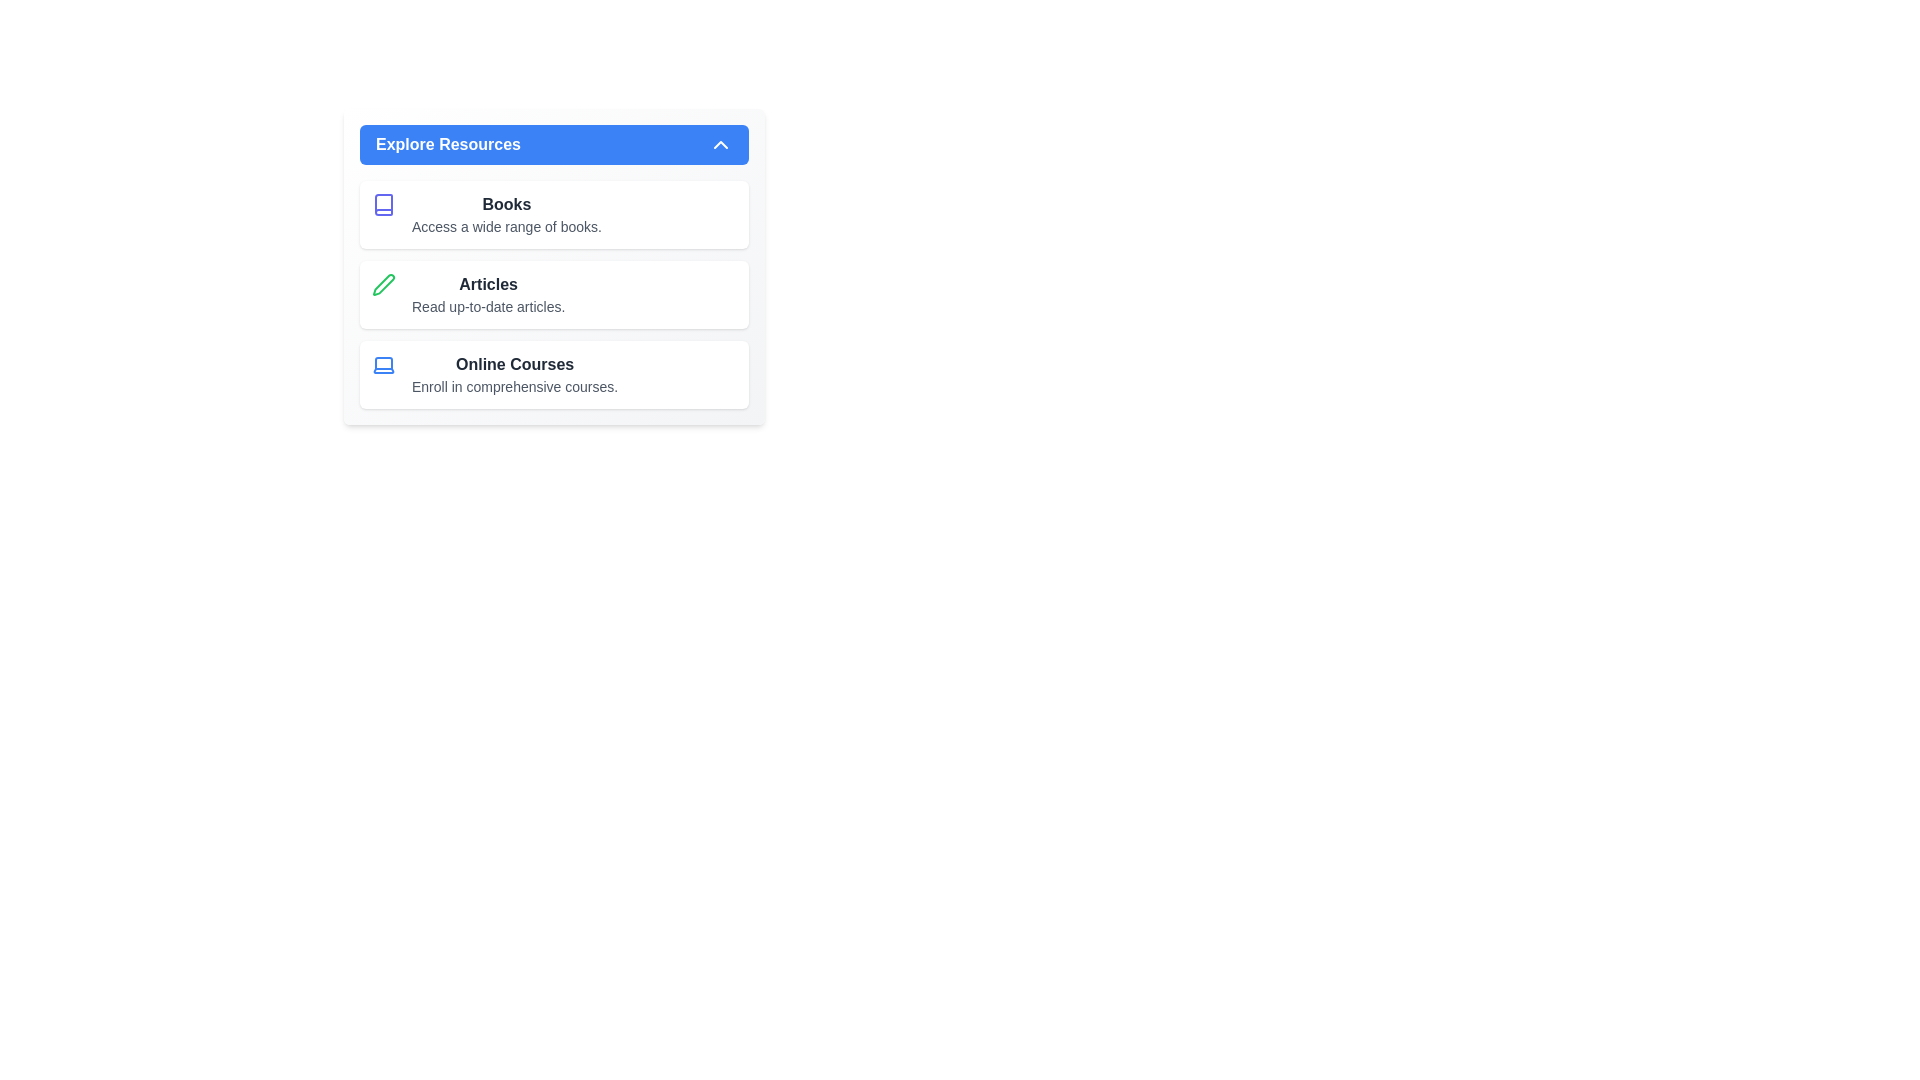 The height and width of the screenshot is (1080, 1920). I want to click on the icon button located in the upper blue bar labeled 'Explore Resources', so click(720, 144).